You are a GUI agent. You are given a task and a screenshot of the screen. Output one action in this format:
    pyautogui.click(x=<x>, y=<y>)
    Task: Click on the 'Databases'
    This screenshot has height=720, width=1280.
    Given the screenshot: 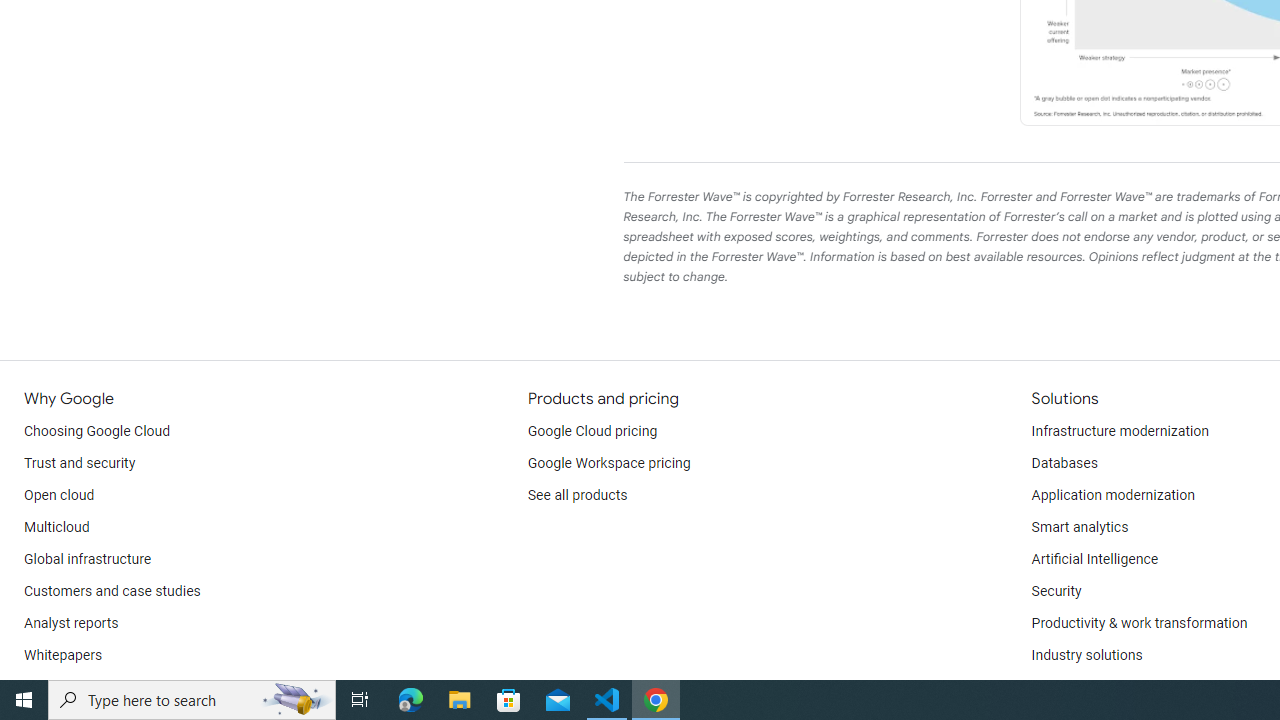 What is the action you would take?
    pyautogui.click(x=1063, y=464)
    